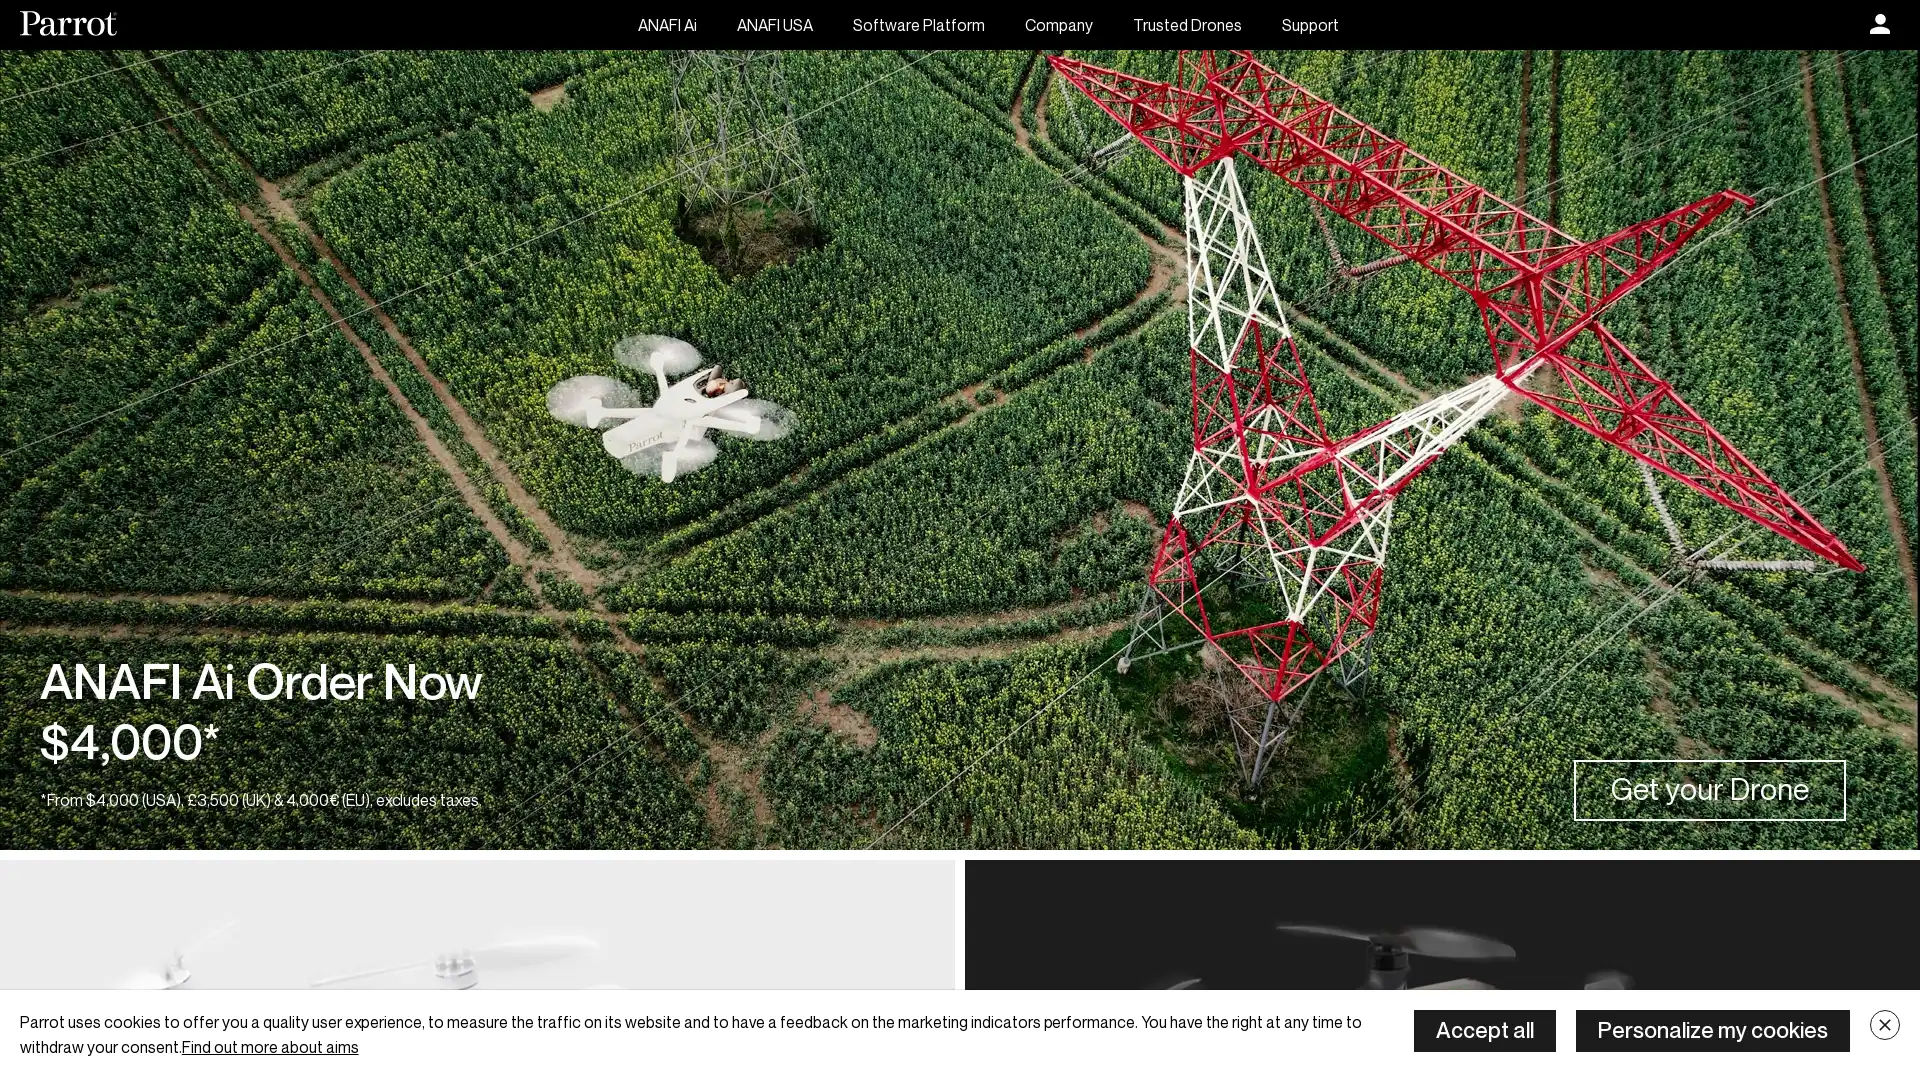 The image size is (1920, 1080). Describe the element at coordinates (1712, 1030) in the screenshot. I see `Personalize my cookies` at that location.